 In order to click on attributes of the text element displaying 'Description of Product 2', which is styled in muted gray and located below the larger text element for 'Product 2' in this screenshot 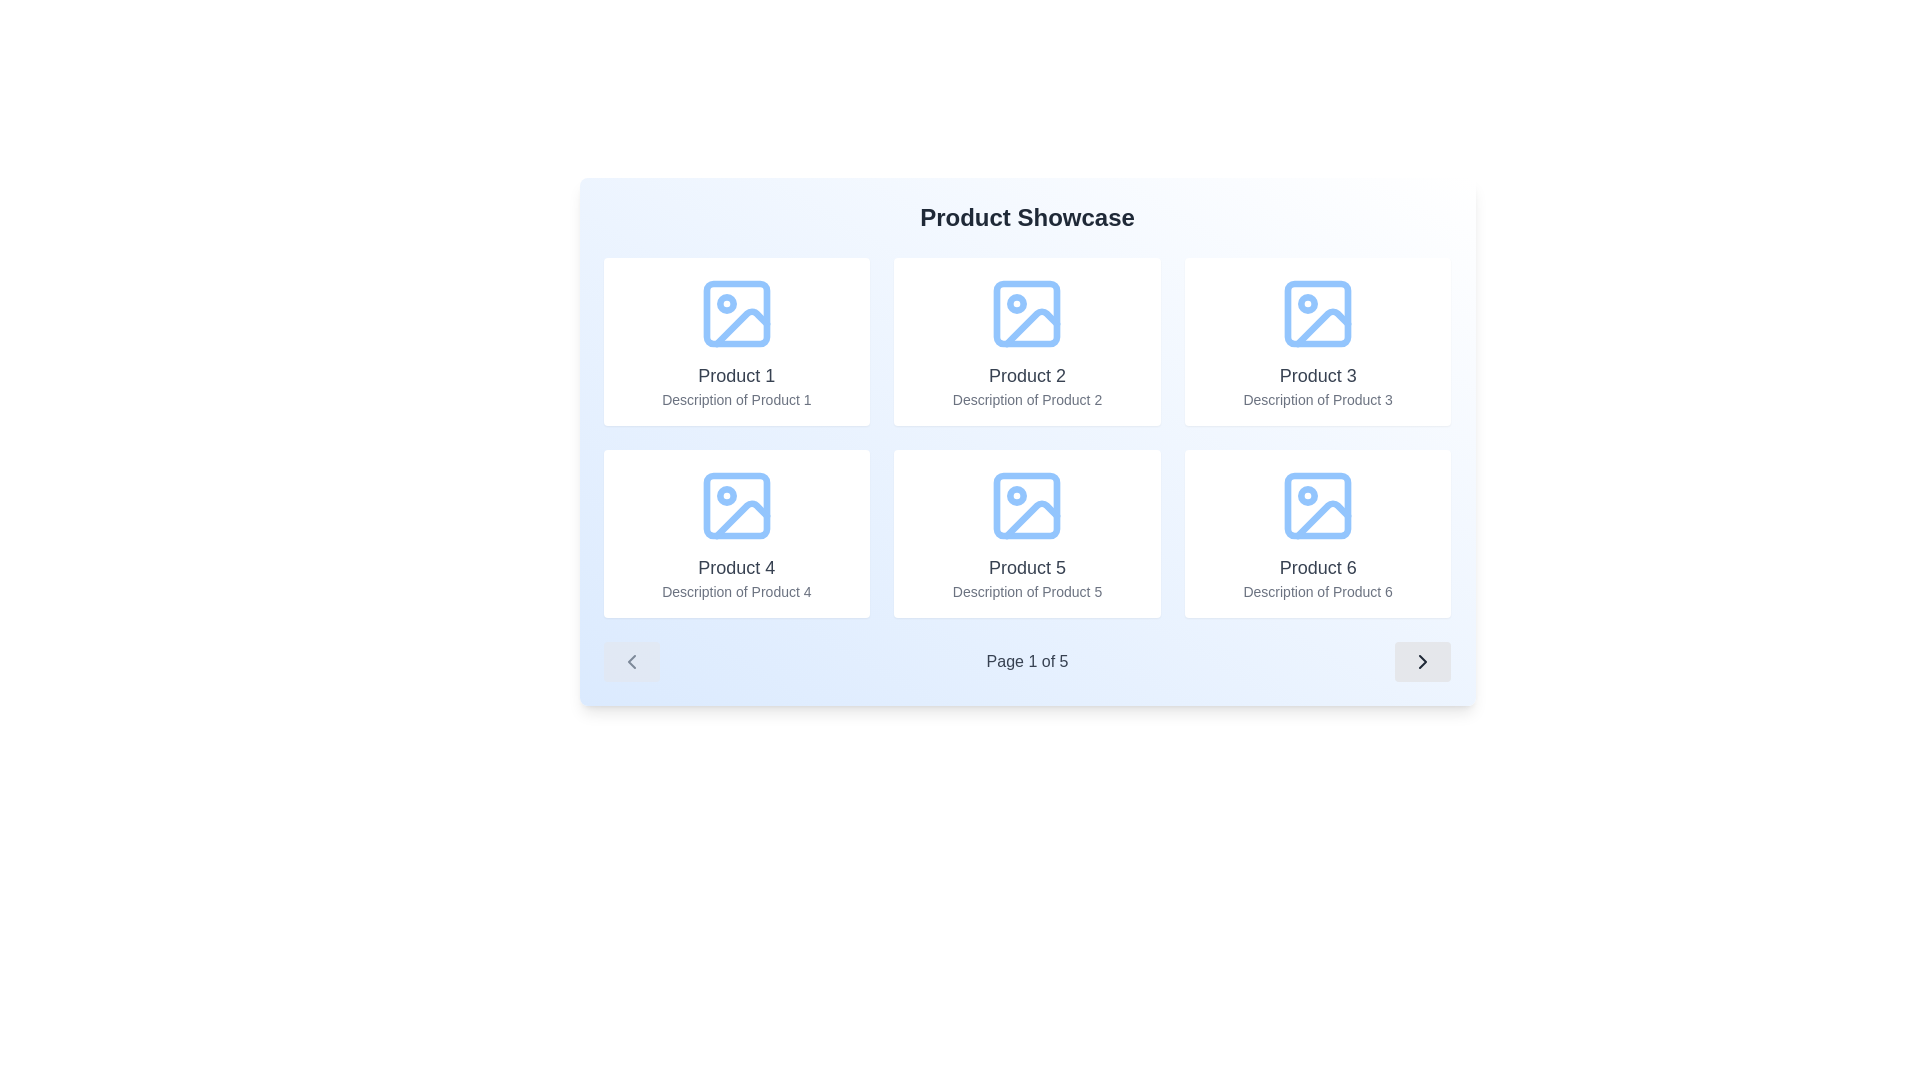, I will do `click(1027, 400)`.